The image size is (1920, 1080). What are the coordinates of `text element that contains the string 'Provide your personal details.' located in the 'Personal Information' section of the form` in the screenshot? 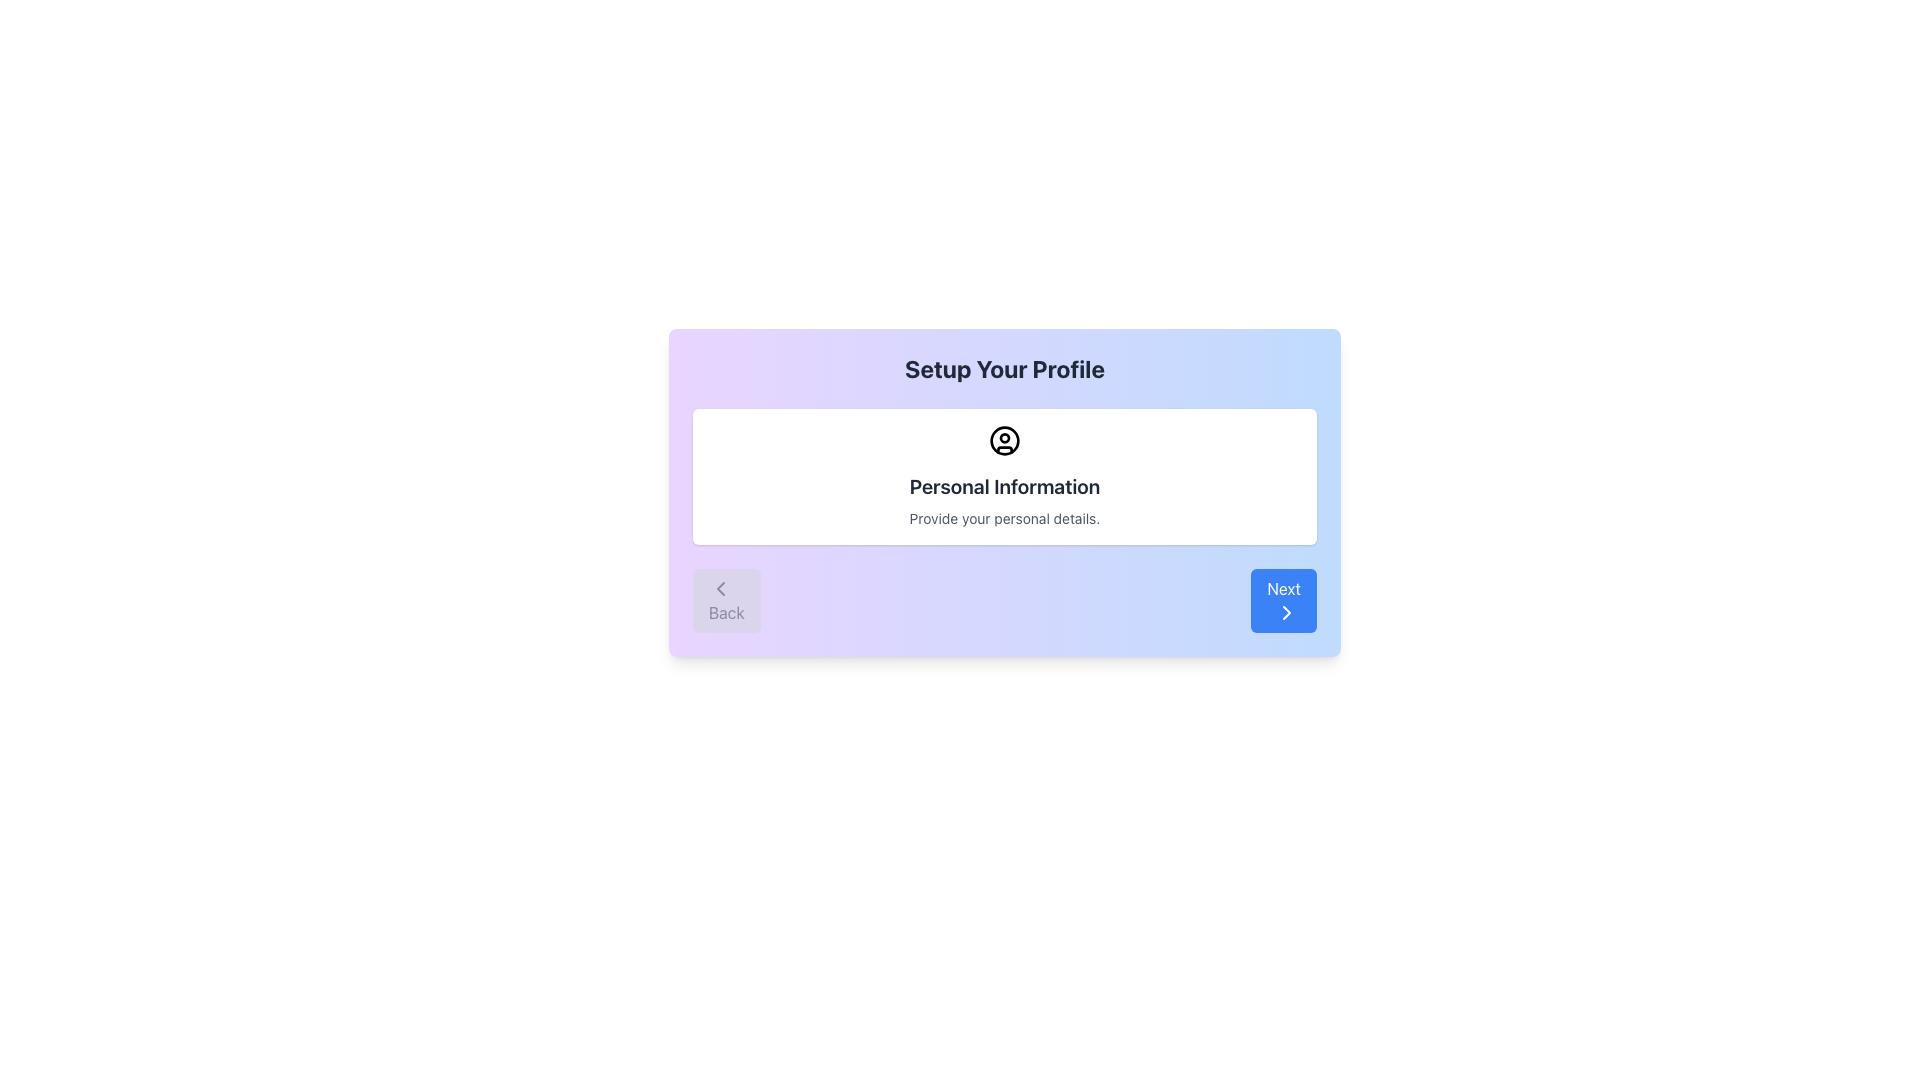 It's located at (1004, 518).